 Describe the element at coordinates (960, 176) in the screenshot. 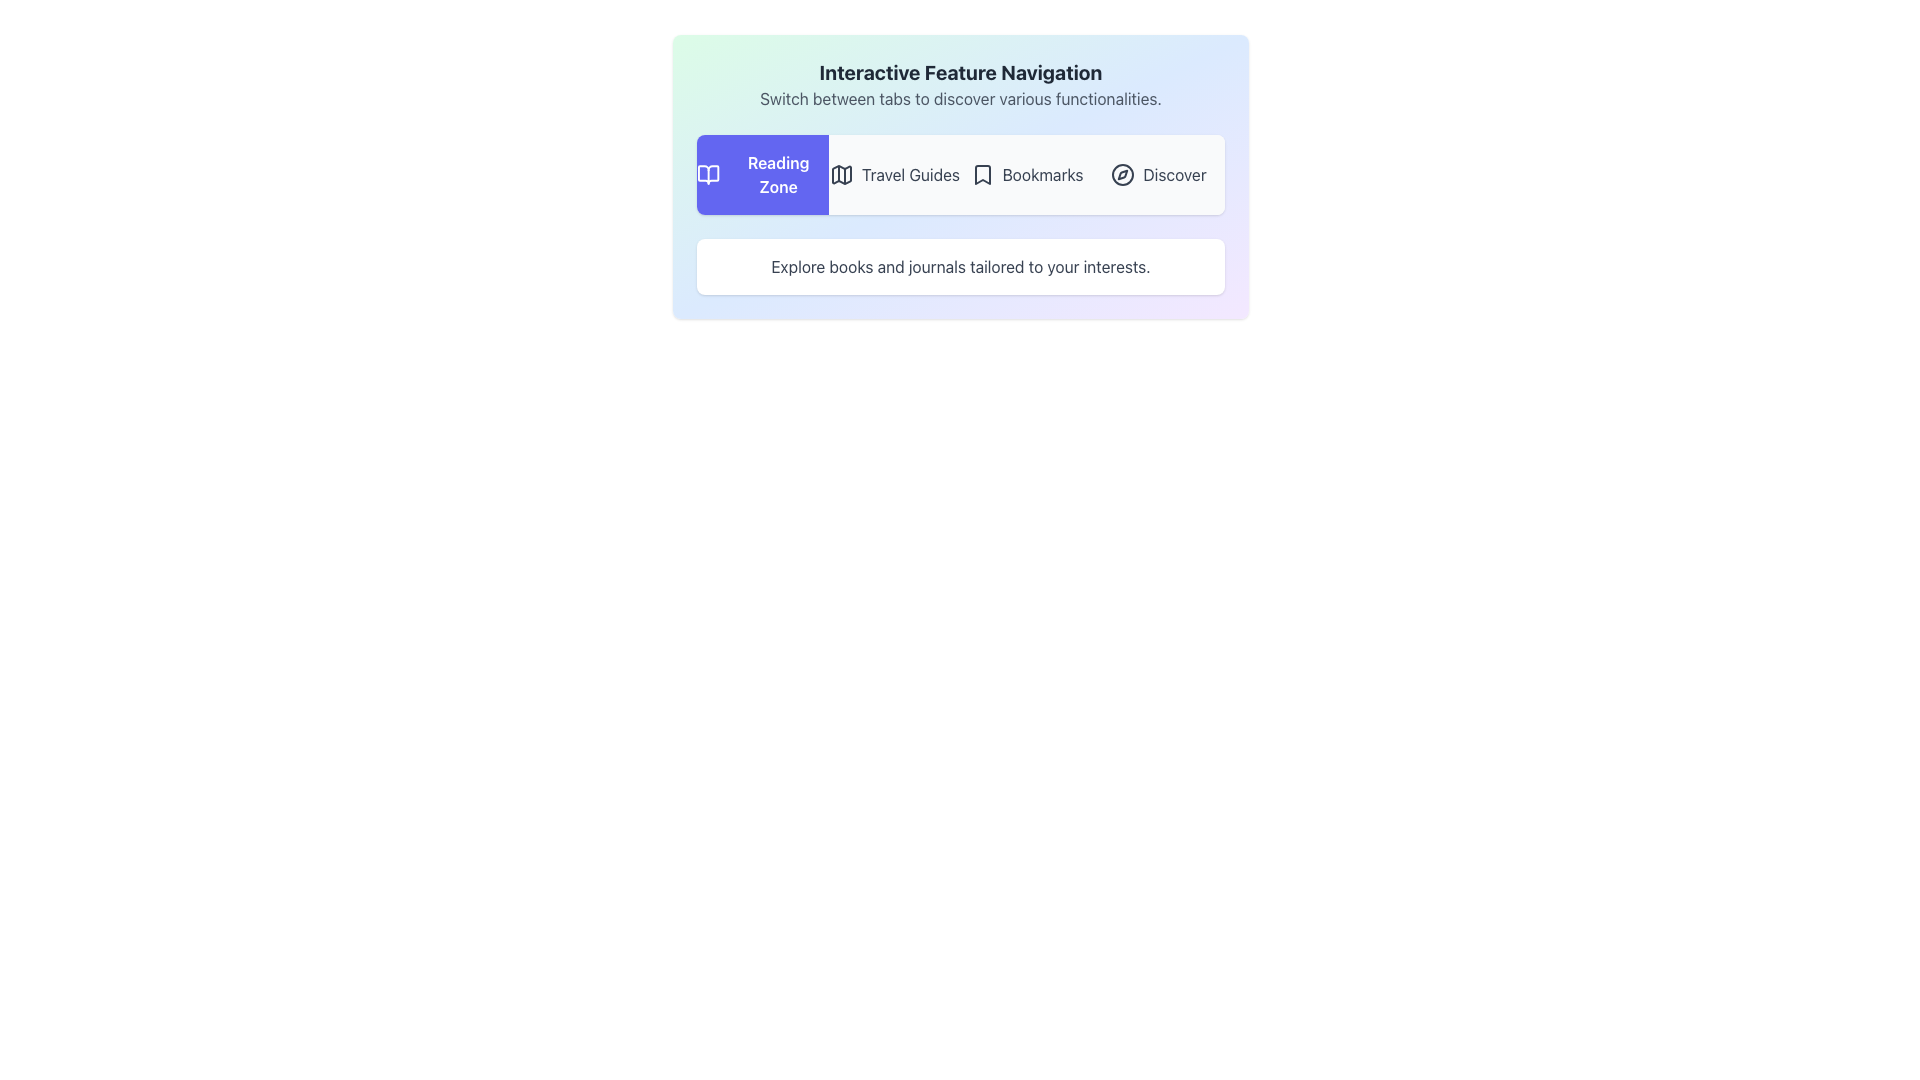

I see `the 'Travel Guides' tab located within the interactive card titled 'Interactive Feature Navigation'` at that location.